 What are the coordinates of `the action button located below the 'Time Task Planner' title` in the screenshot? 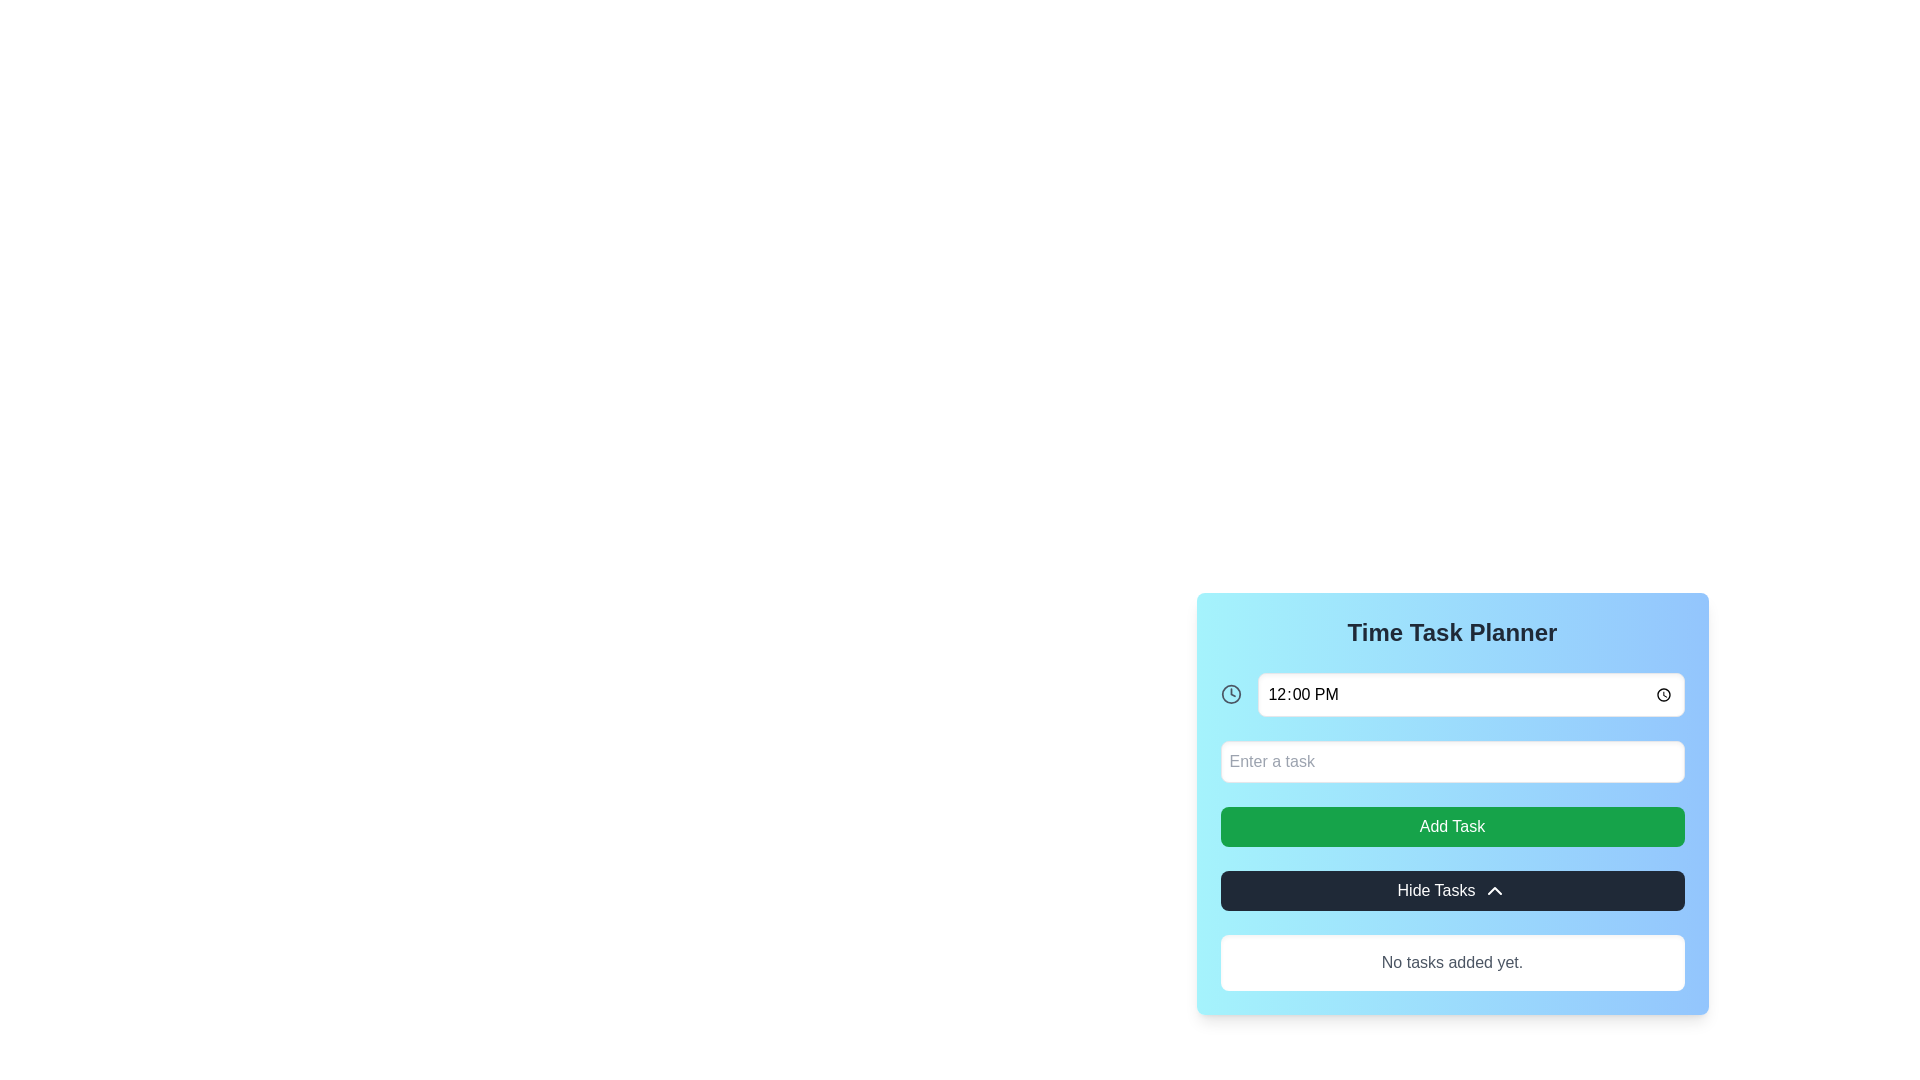 It's located at (1452, 802).